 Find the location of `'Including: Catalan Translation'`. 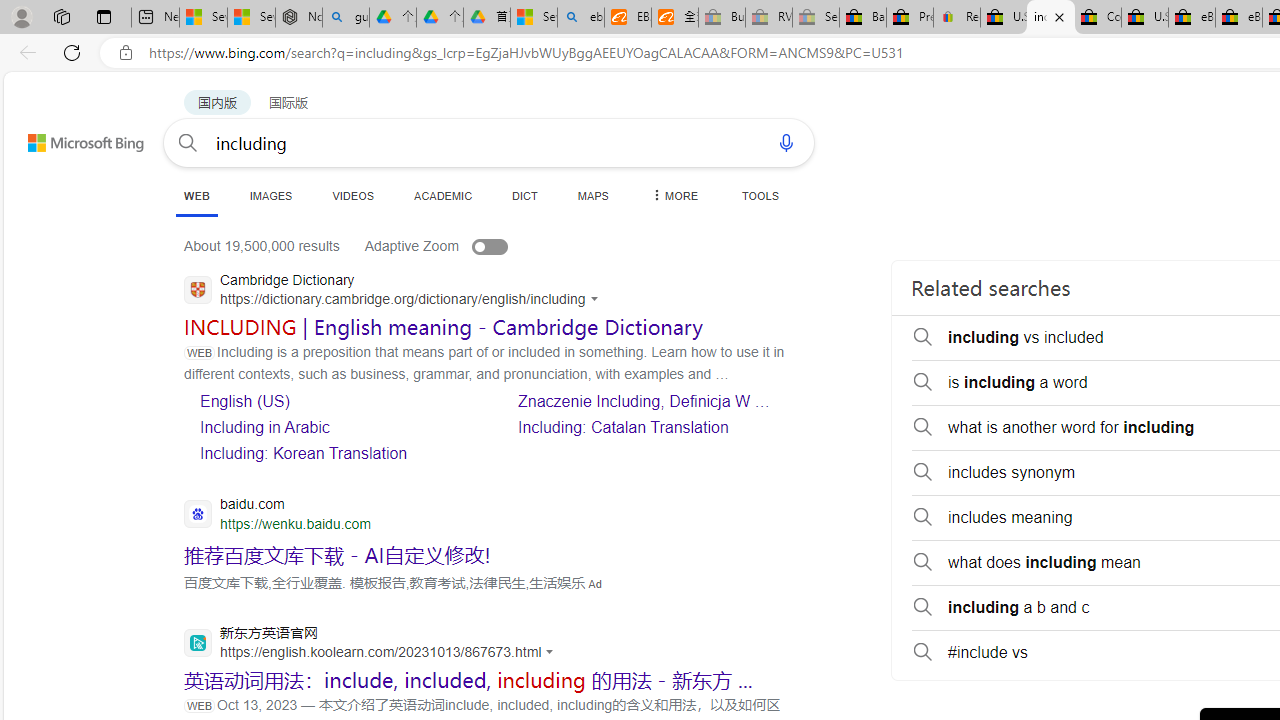

'Including: Catalan Translation' is located at coordinates (623, 426).